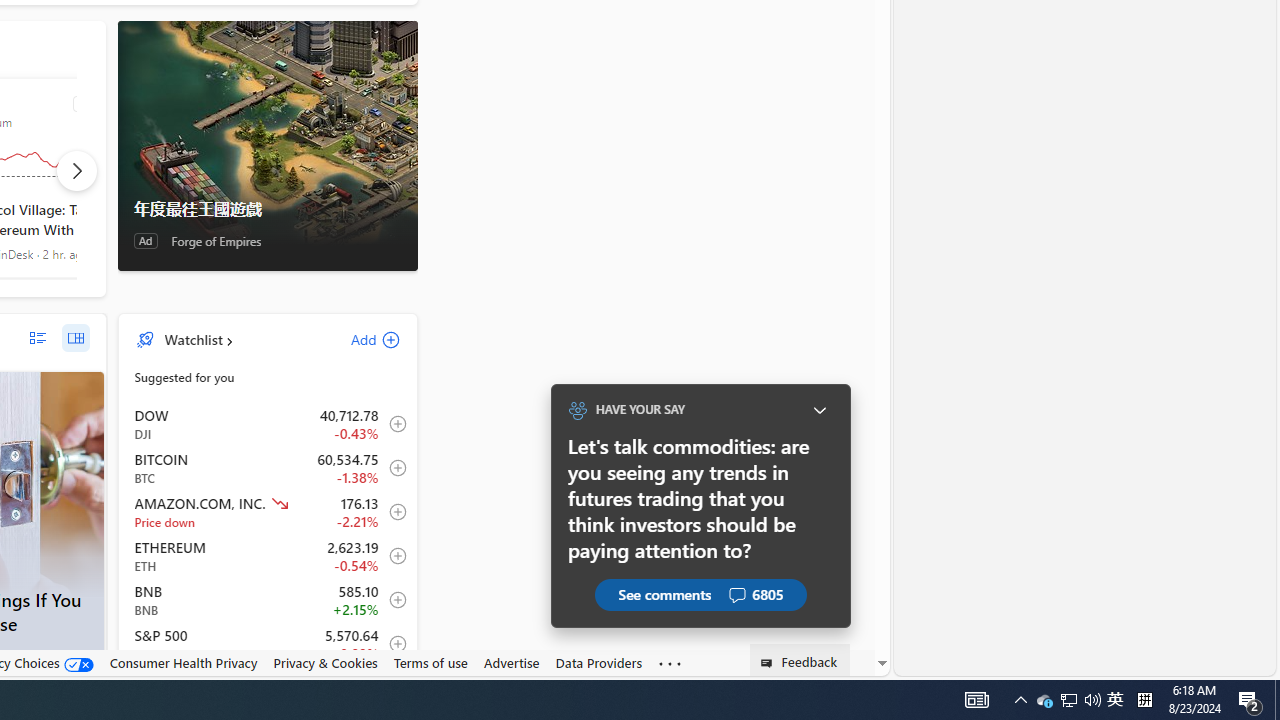 This screenshot has width=1280, height=720. I want to click on 'Class: feedback_link_icon-DS-EntryPoint1-1', so click(769, 663).